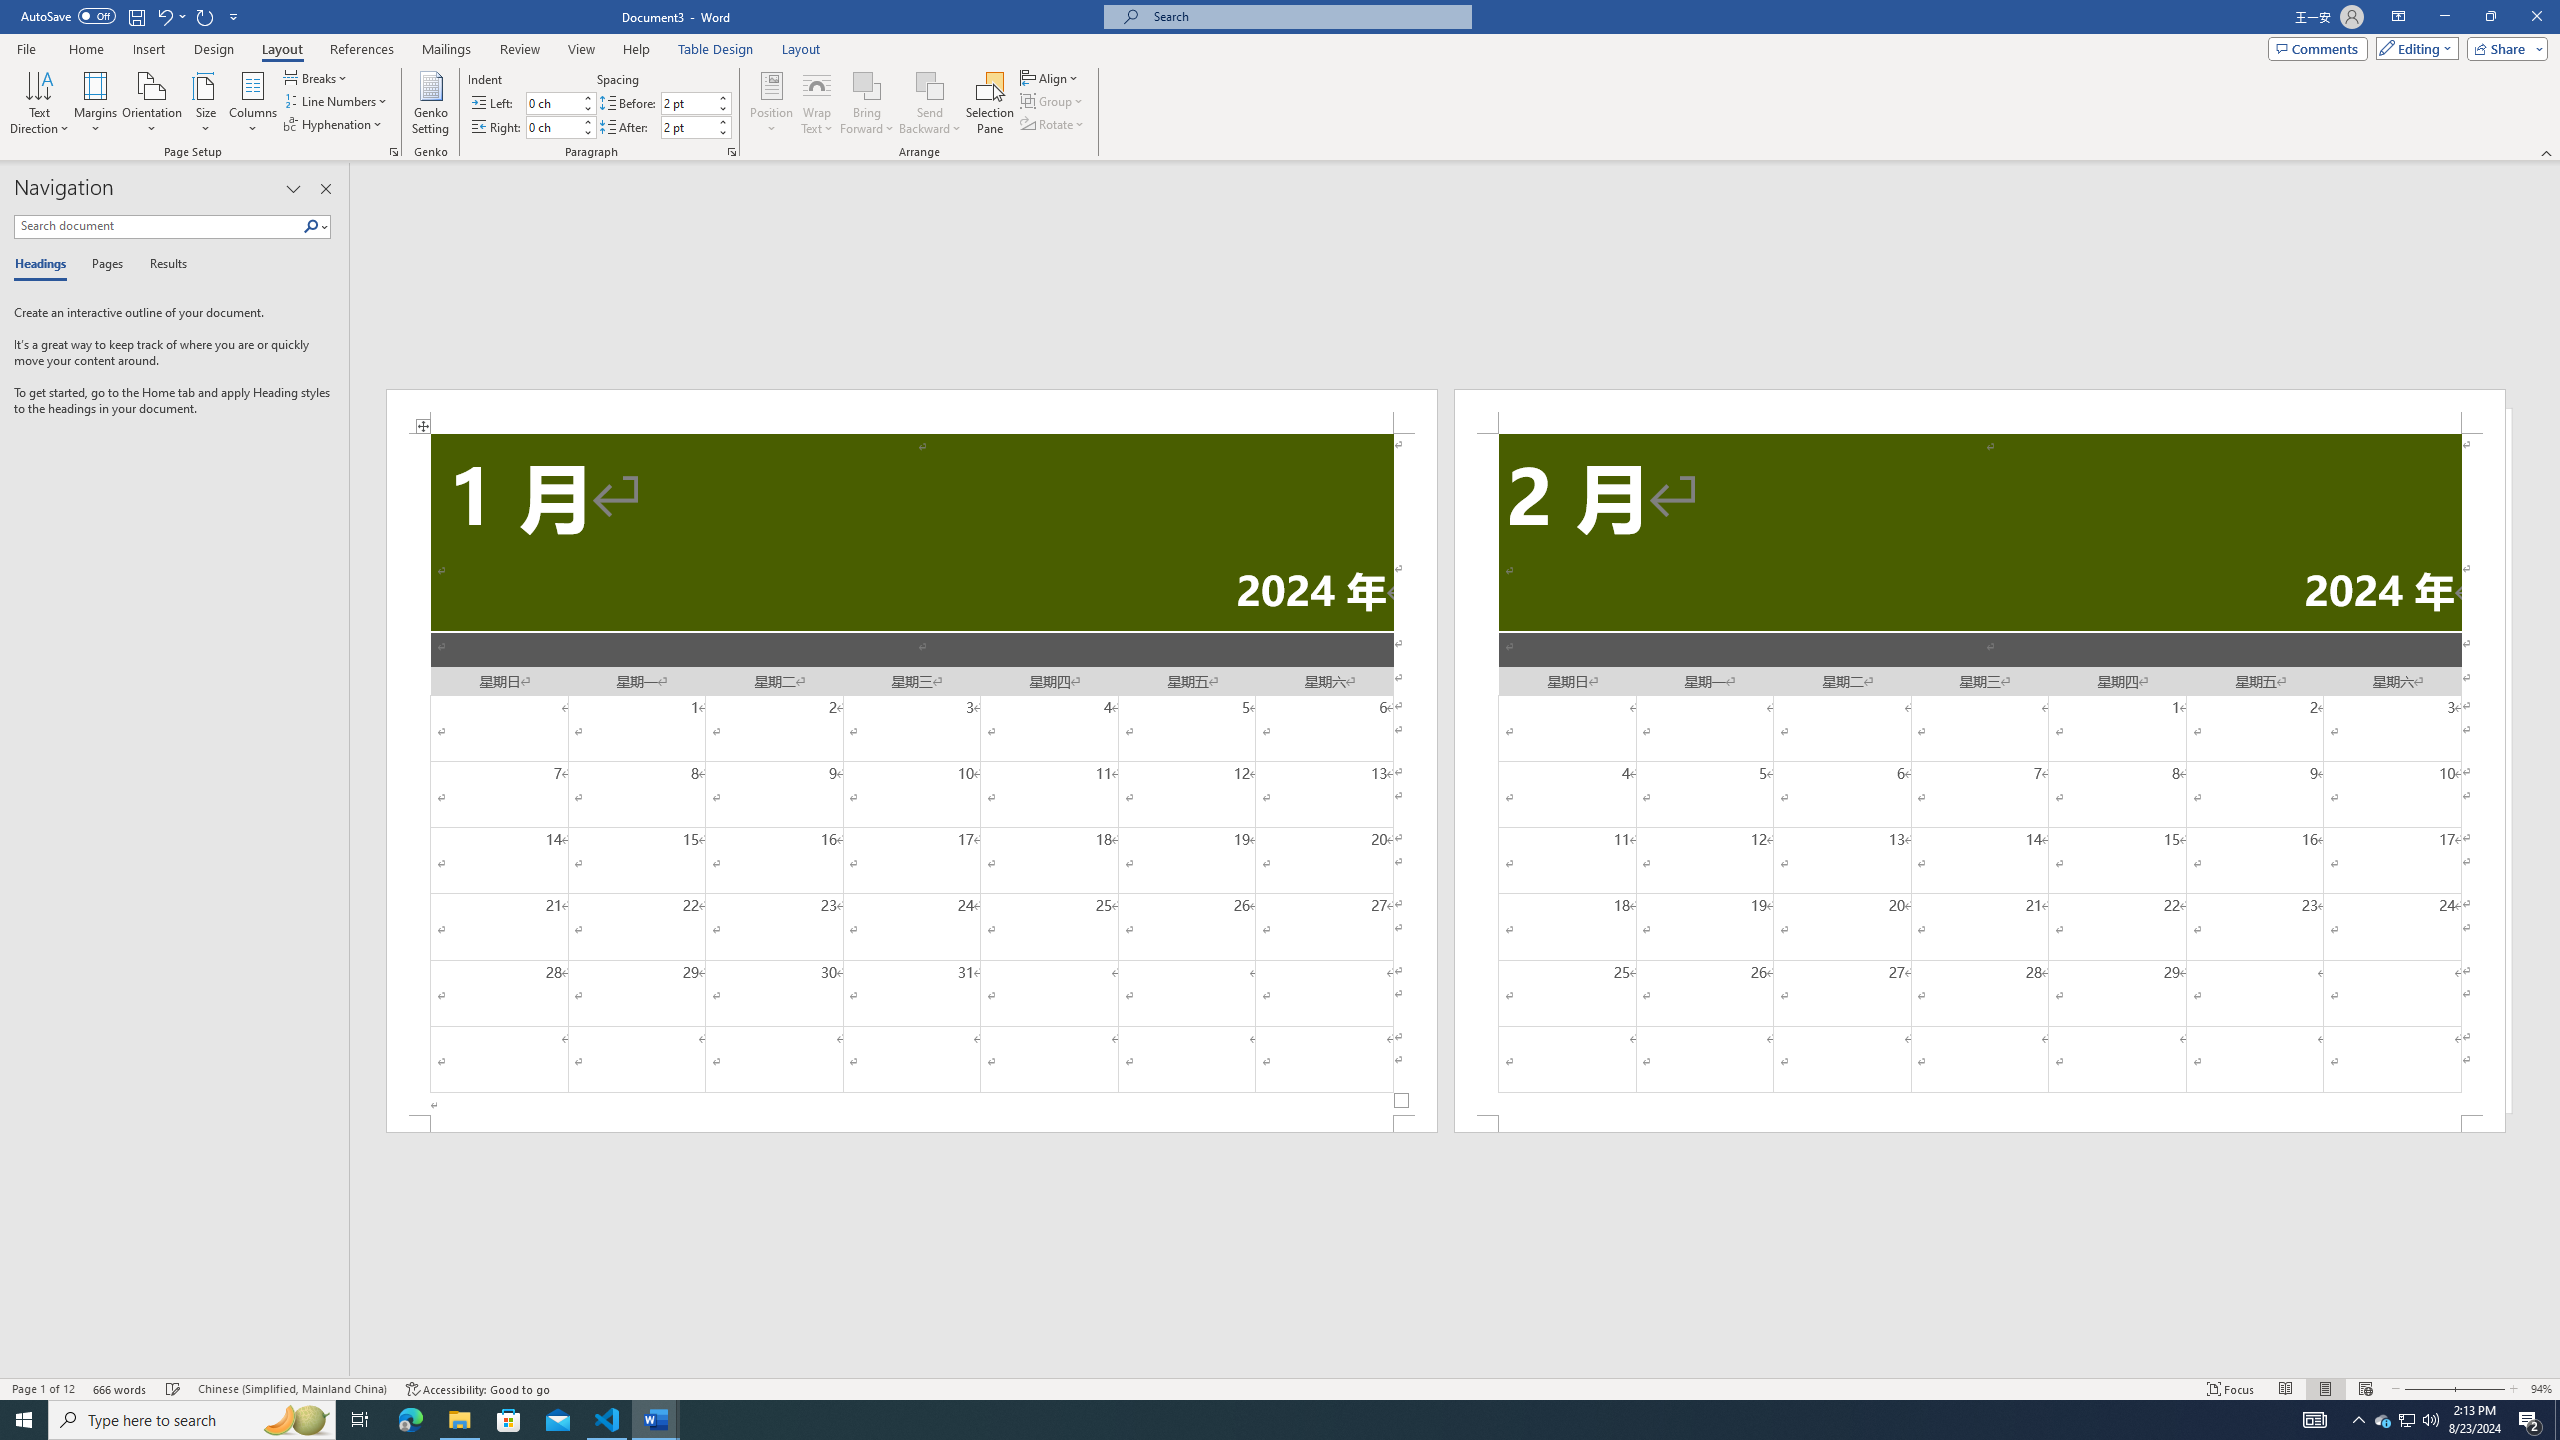 Image resolution: width=2560 pixels, height=1440 pixels. I want to click on 'Search document', so click(158, 225).